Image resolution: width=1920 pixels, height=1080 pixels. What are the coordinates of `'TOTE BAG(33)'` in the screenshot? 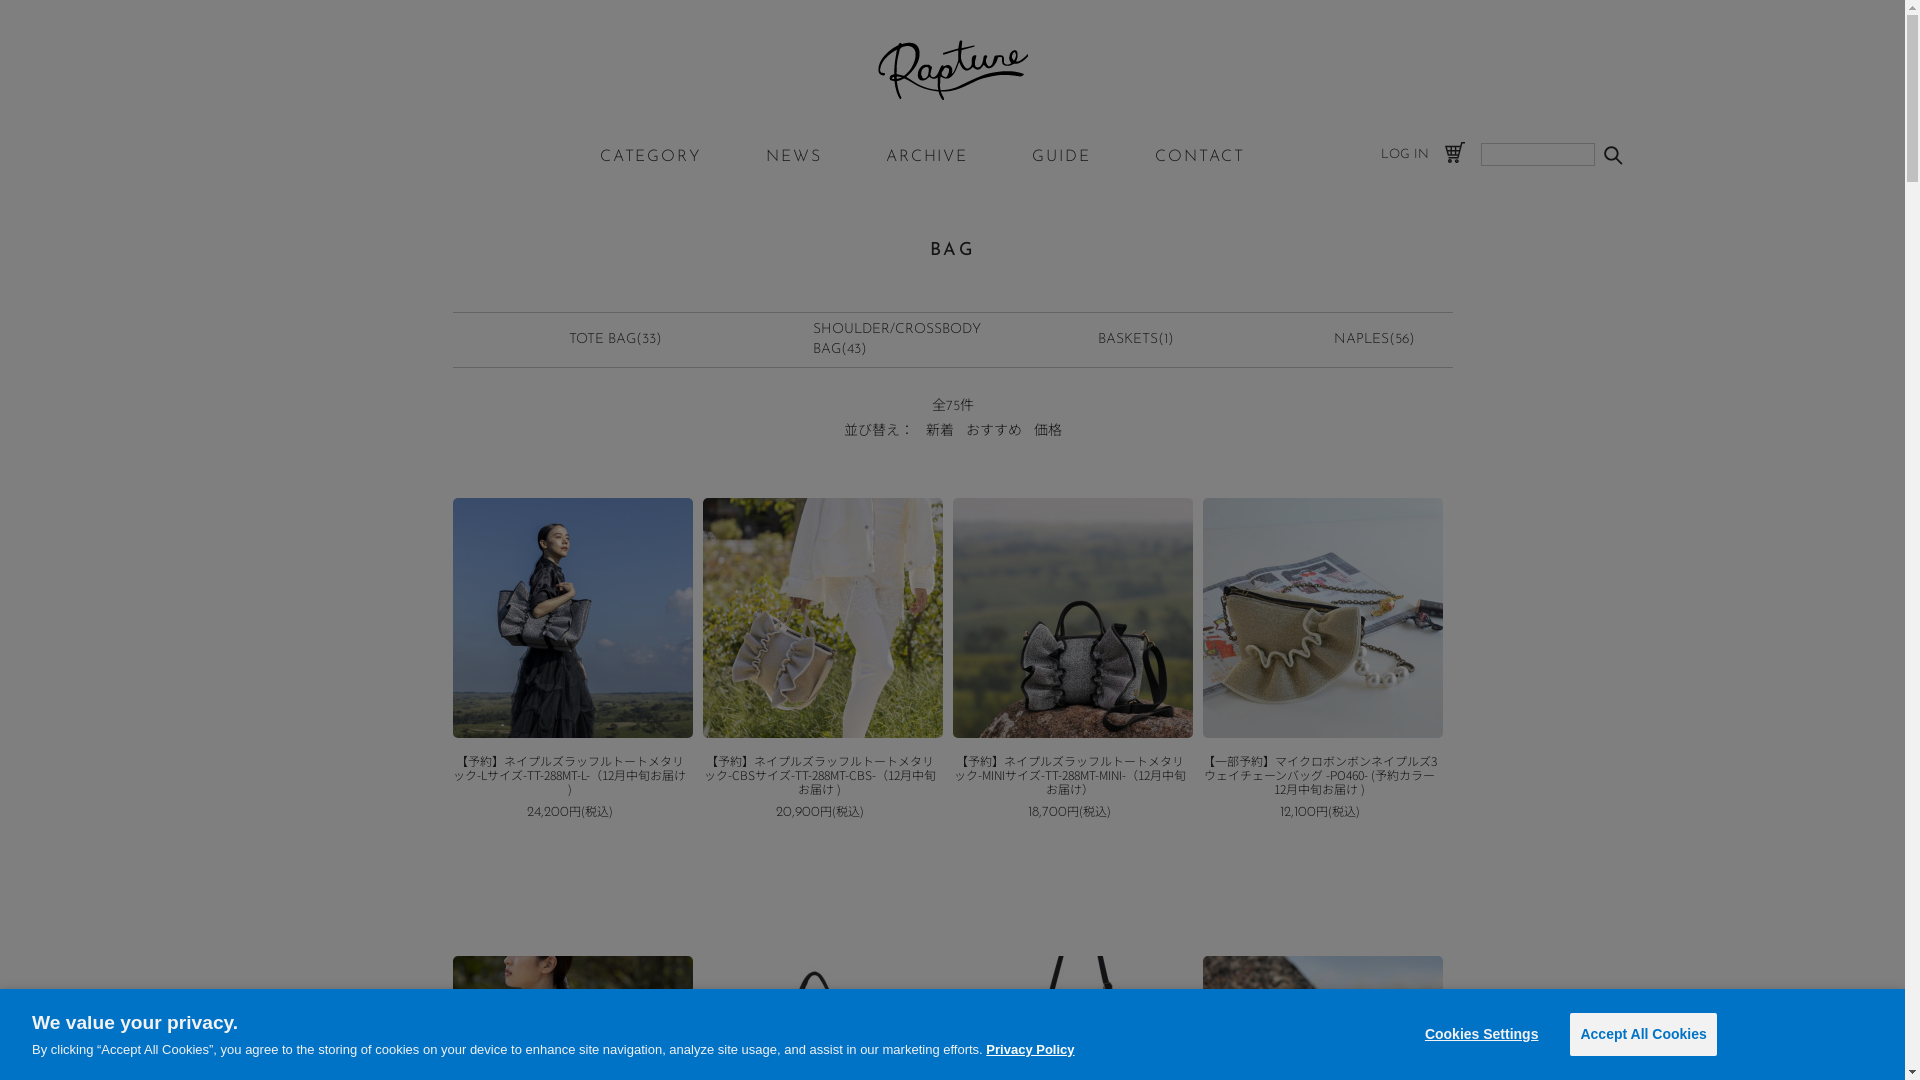 It's located at (614, 338).